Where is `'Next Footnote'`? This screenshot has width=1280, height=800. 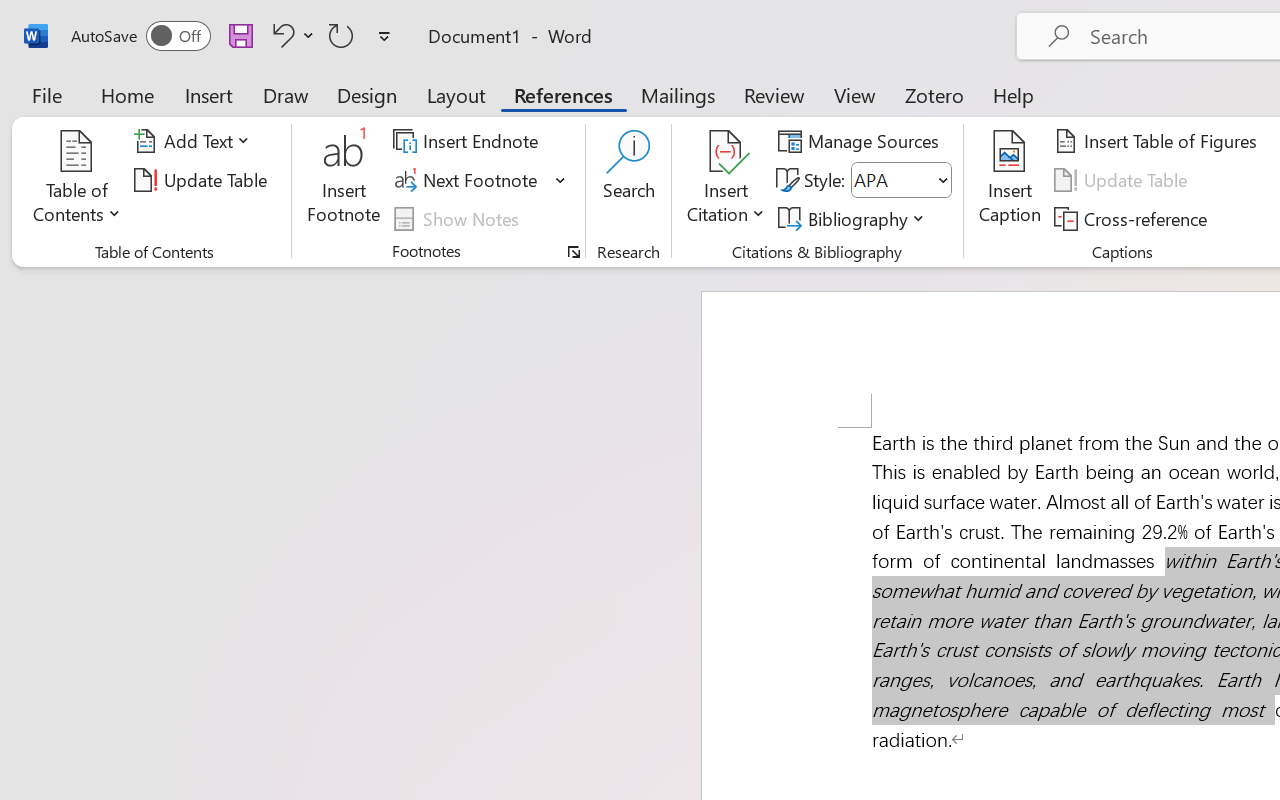
'Next Footnote' is located at coordinates (467, 179).